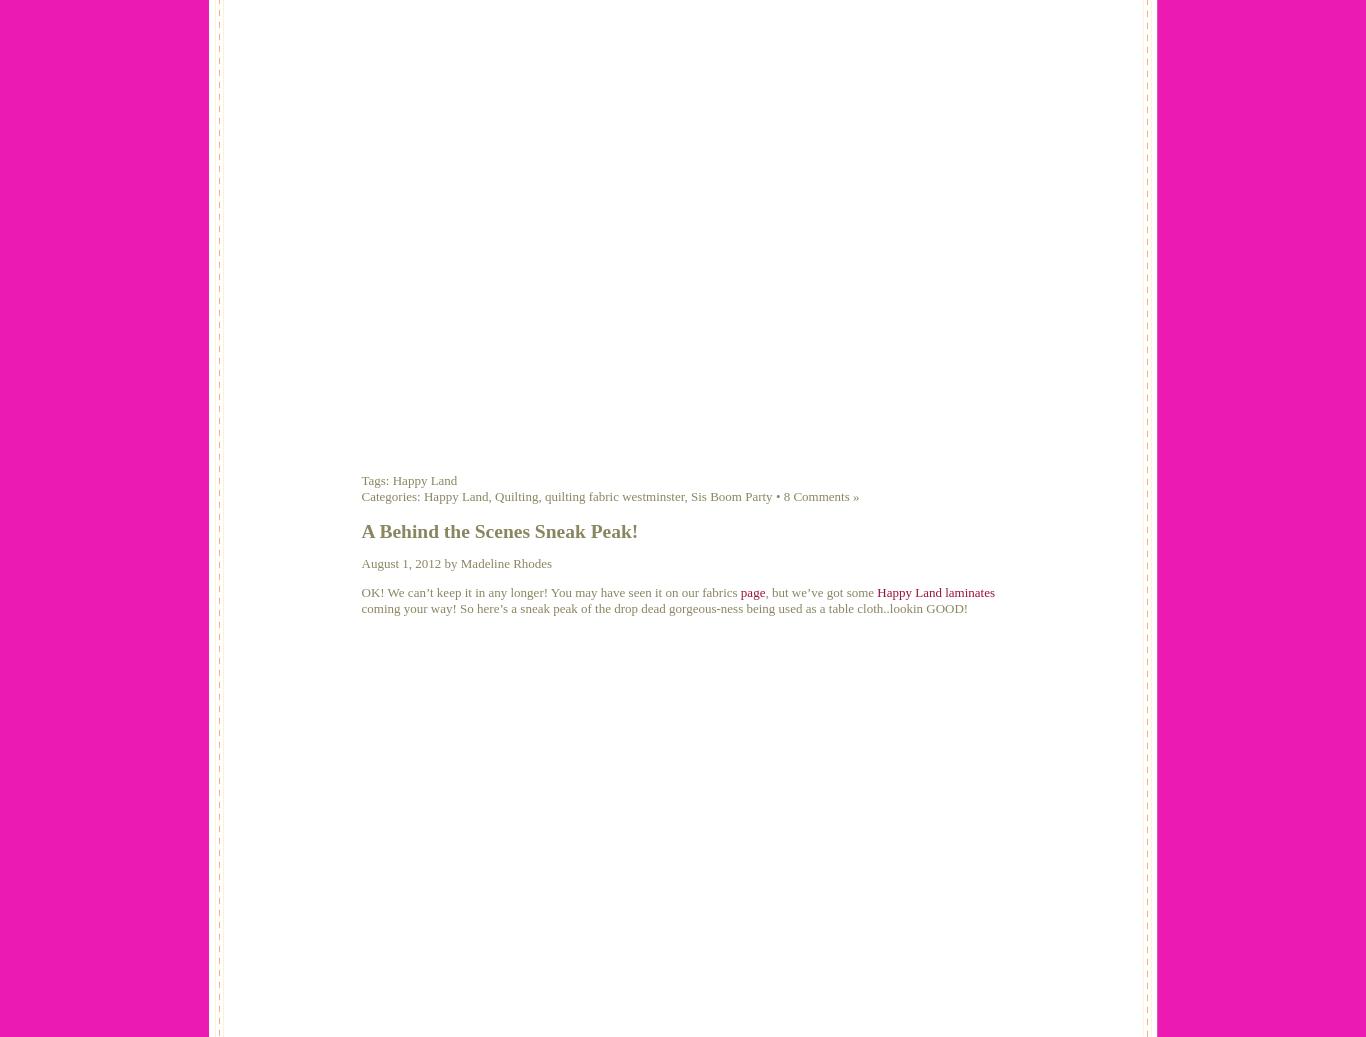 The image size is (1366, 1037). Describe the element at coordinates (543, 494) in the screenshot. I see `'quilting fabric westminster'` at that location.